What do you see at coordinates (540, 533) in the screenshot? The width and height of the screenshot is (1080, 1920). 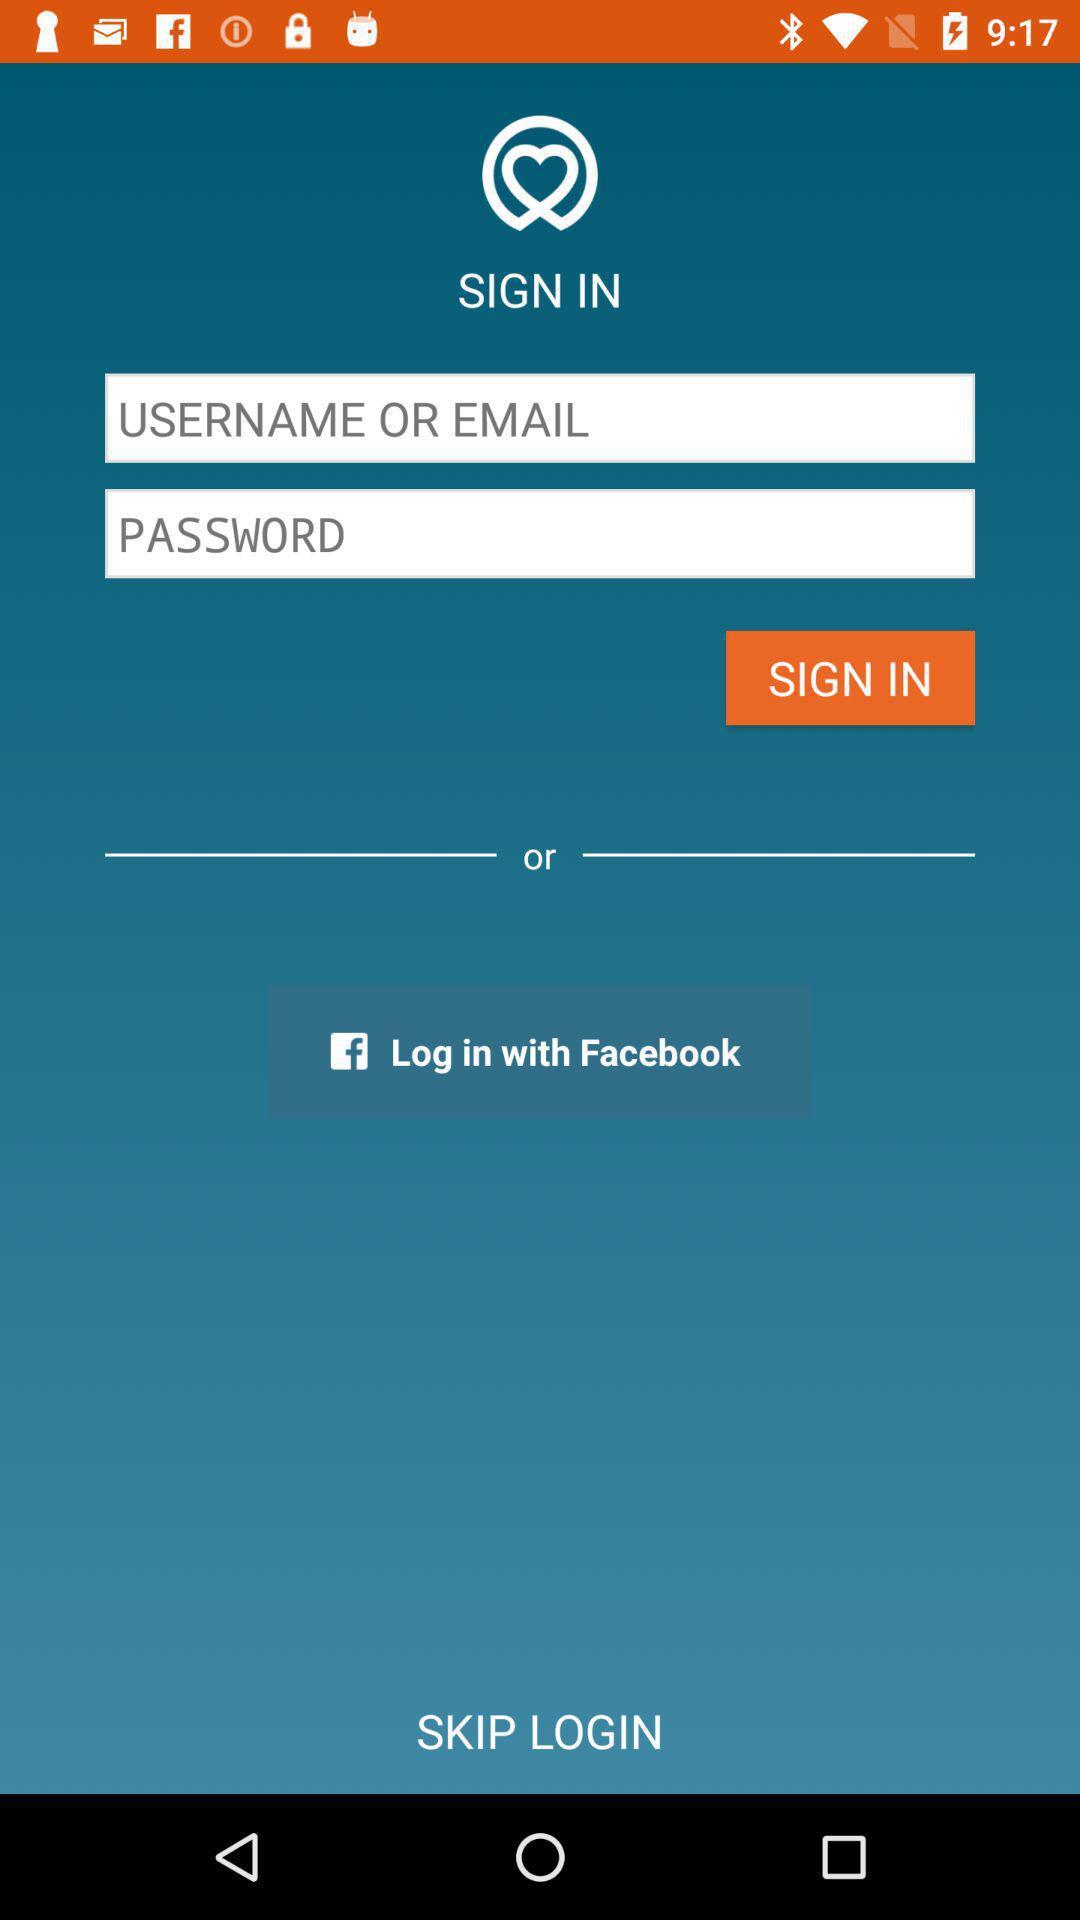 I see `email password` at bounding box center [540, 533].